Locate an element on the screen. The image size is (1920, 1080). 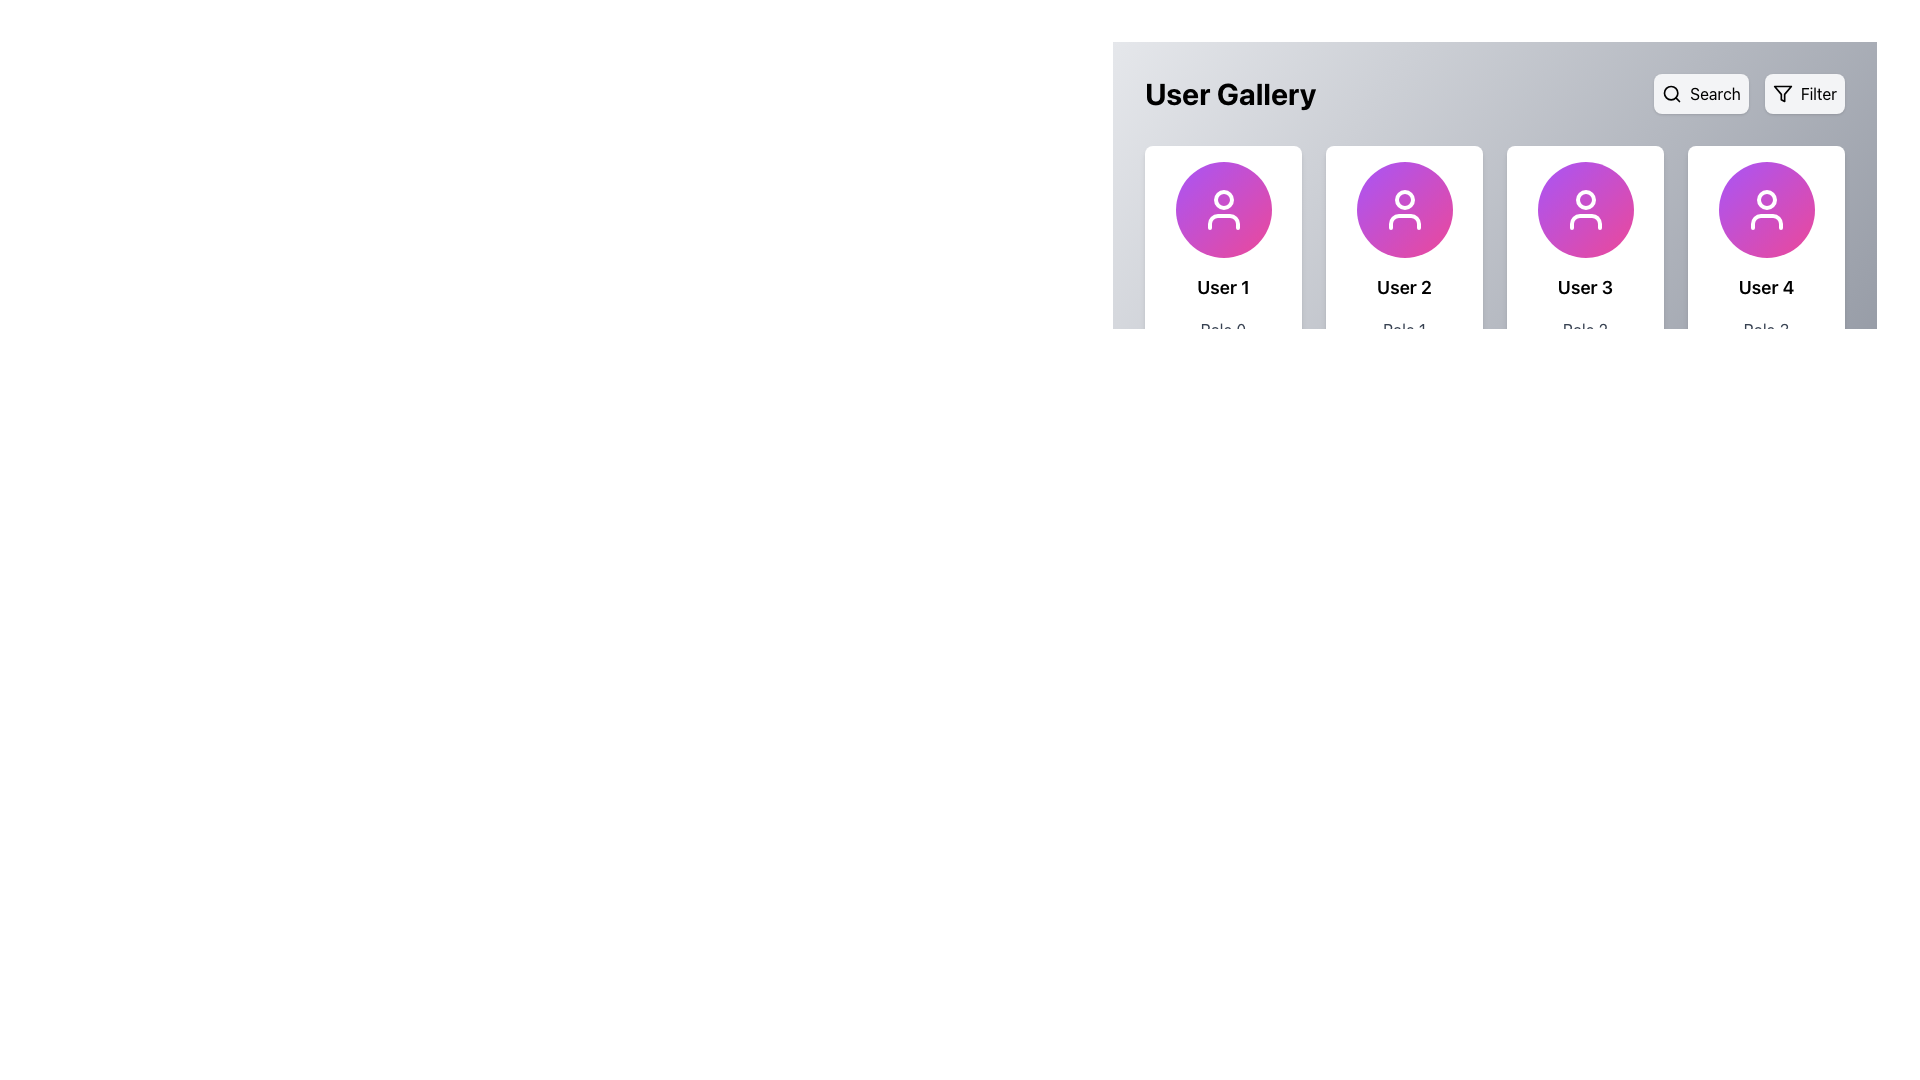
informational label text for 'User 2' located below the 'User 2' label and above the 'View Profile' button is located at coordinates (1403, 329).